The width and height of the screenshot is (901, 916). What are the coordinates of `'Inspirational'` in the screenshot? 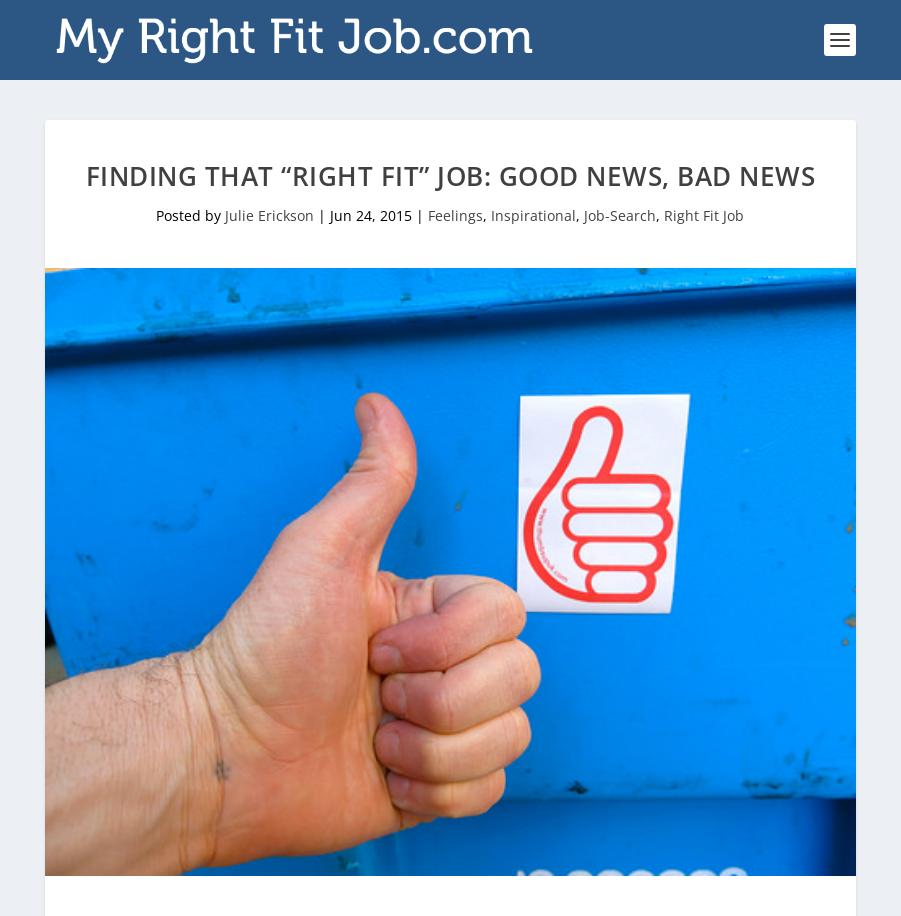 It's located at (533, 213).